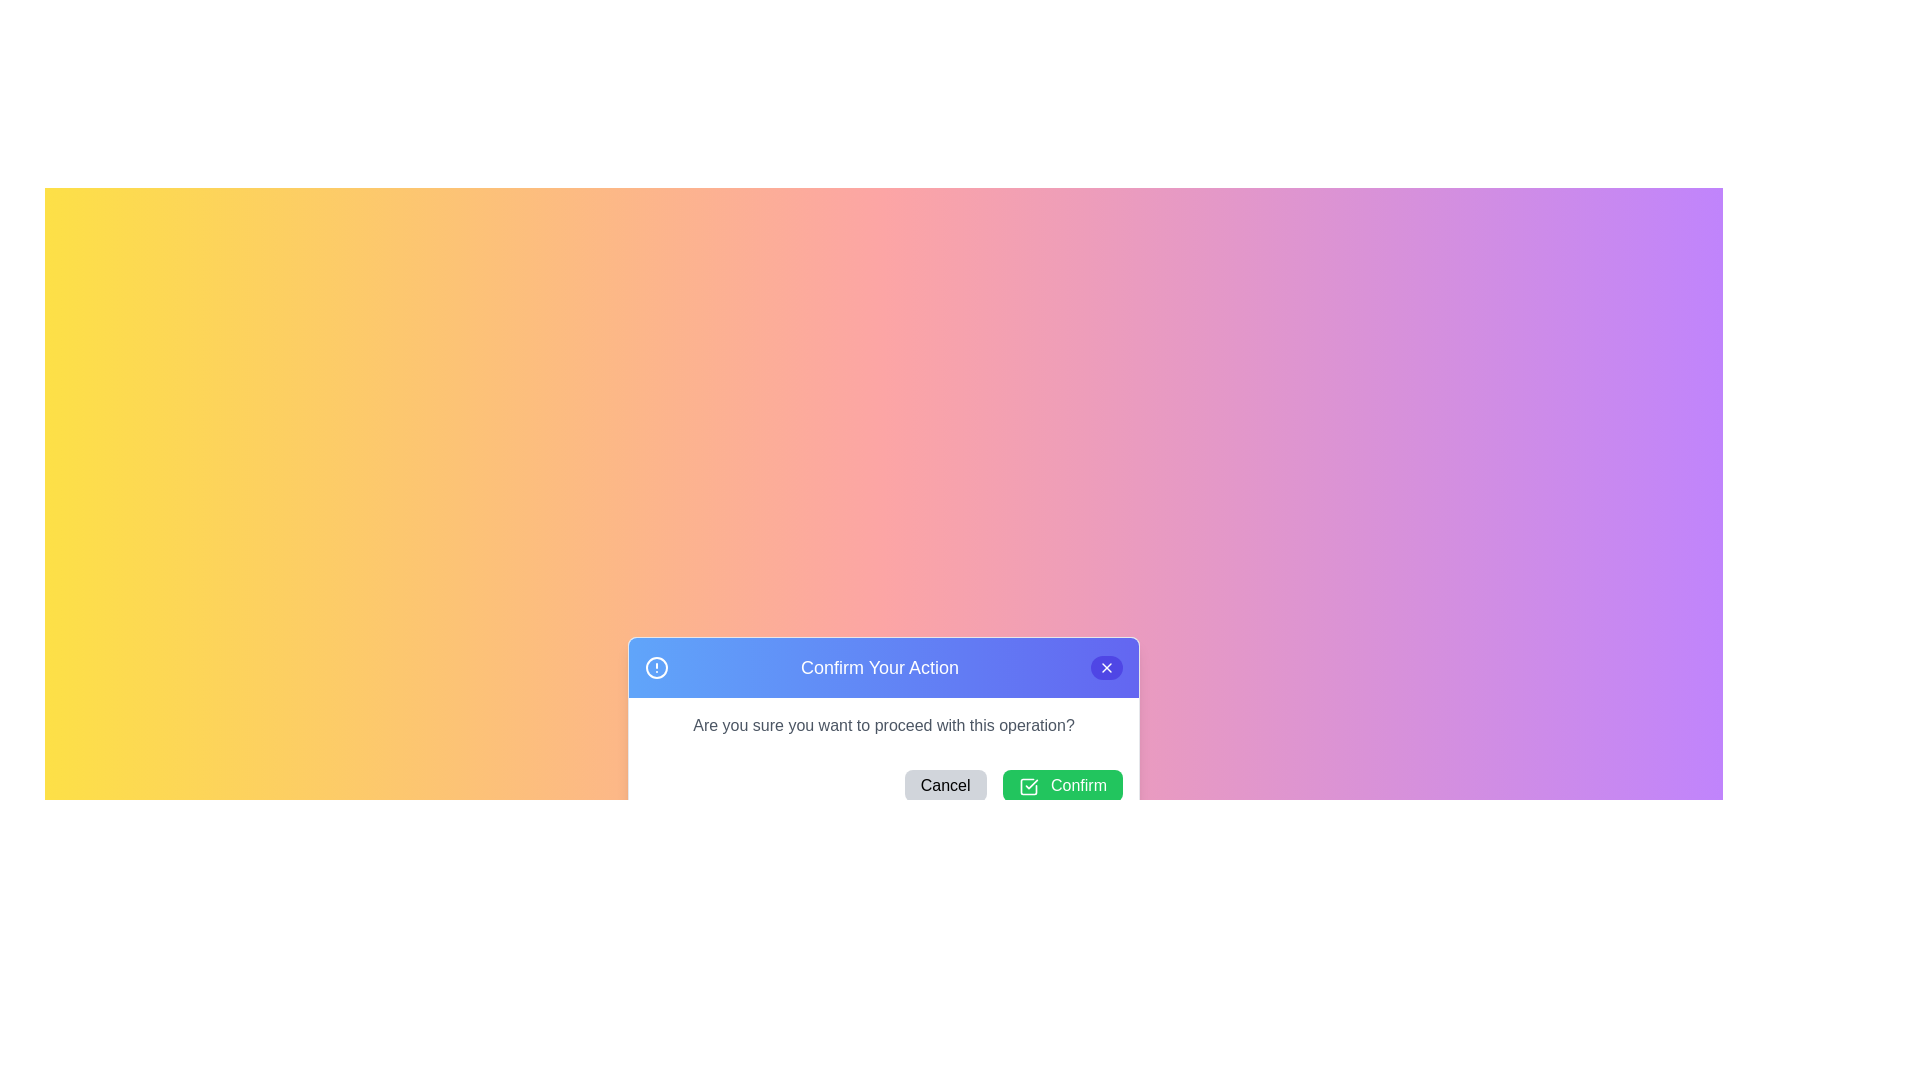  I want to click on the 'Cancel' button located at the bottom section of the modal/dialog box, which is styled with a light gray background and contains bold black text, so click(944, 785).